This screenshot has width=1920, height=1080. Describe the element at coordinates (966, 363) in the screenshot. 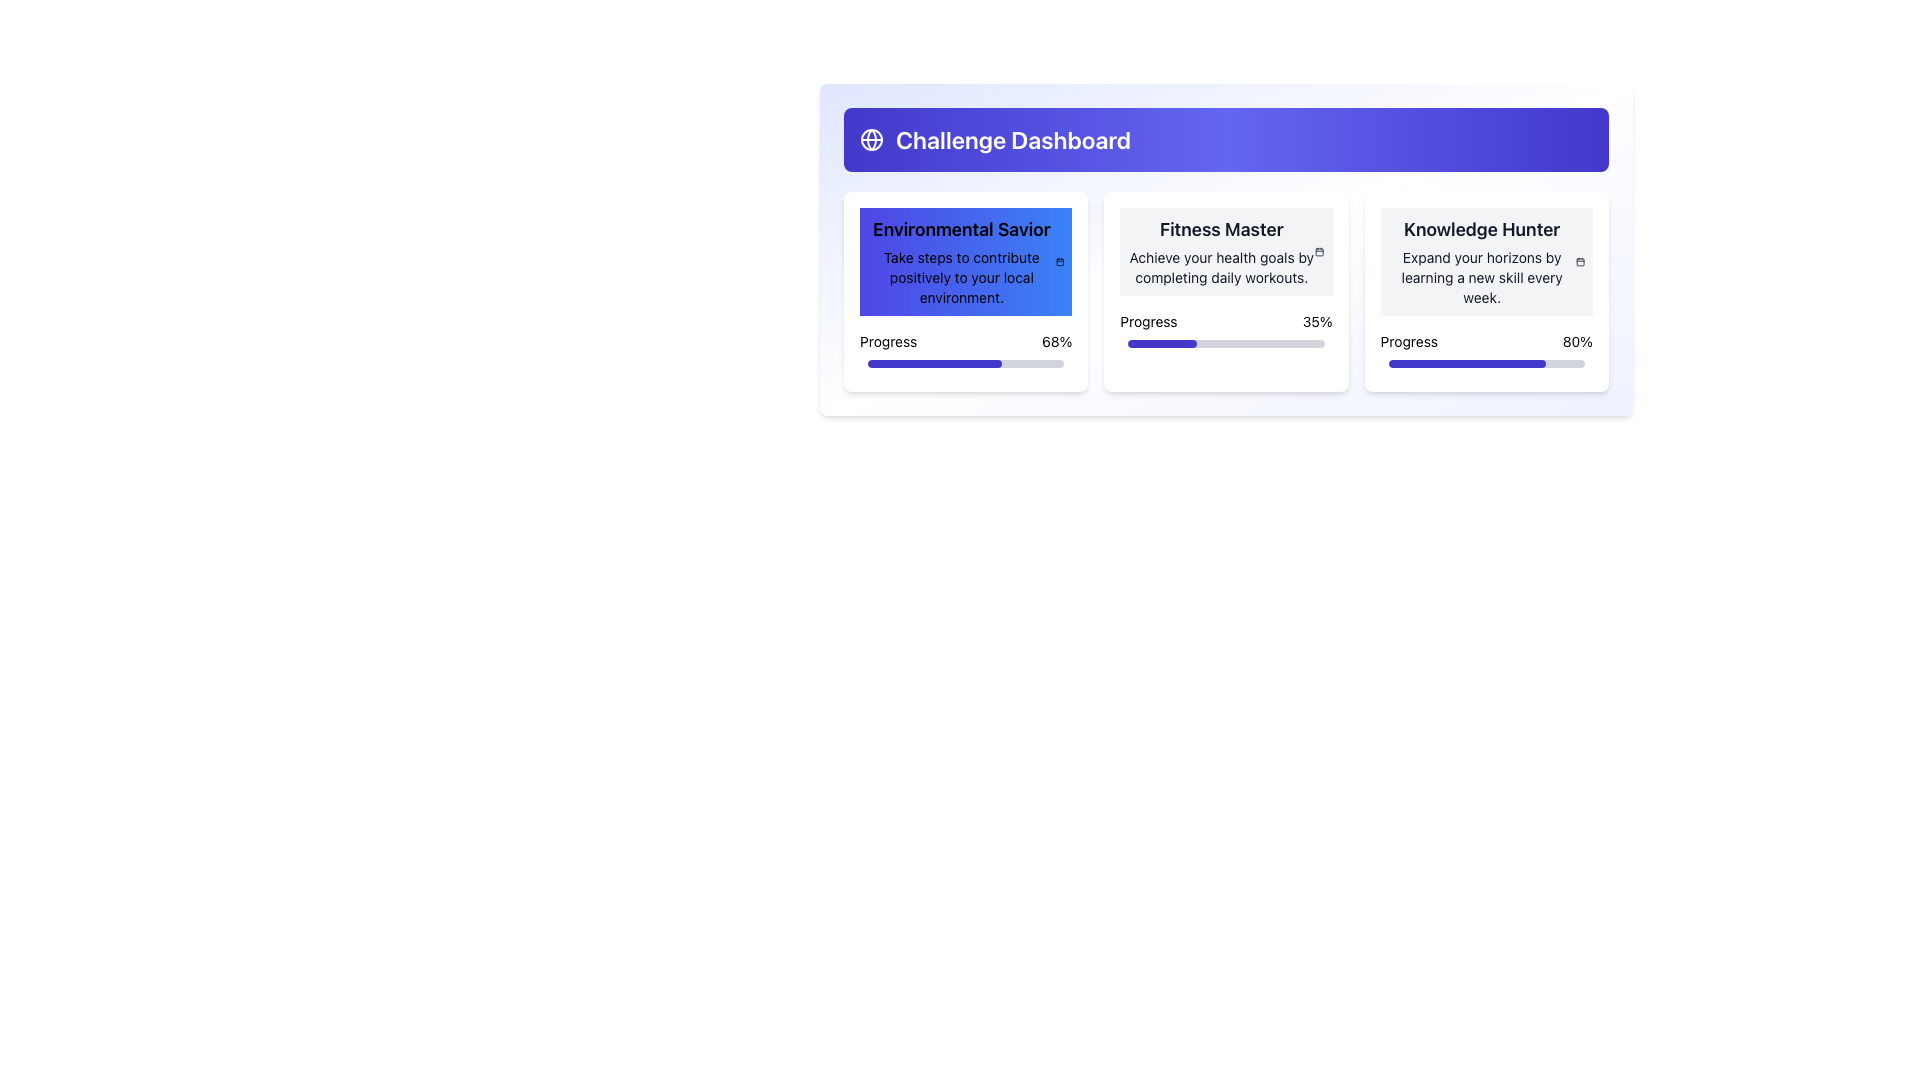

I see `the Progress Bar located at the bottom of the 'Environmental Savior' card in the 'Challenge Dashboard', which visually represents a progress percentage of 68%` at that location.